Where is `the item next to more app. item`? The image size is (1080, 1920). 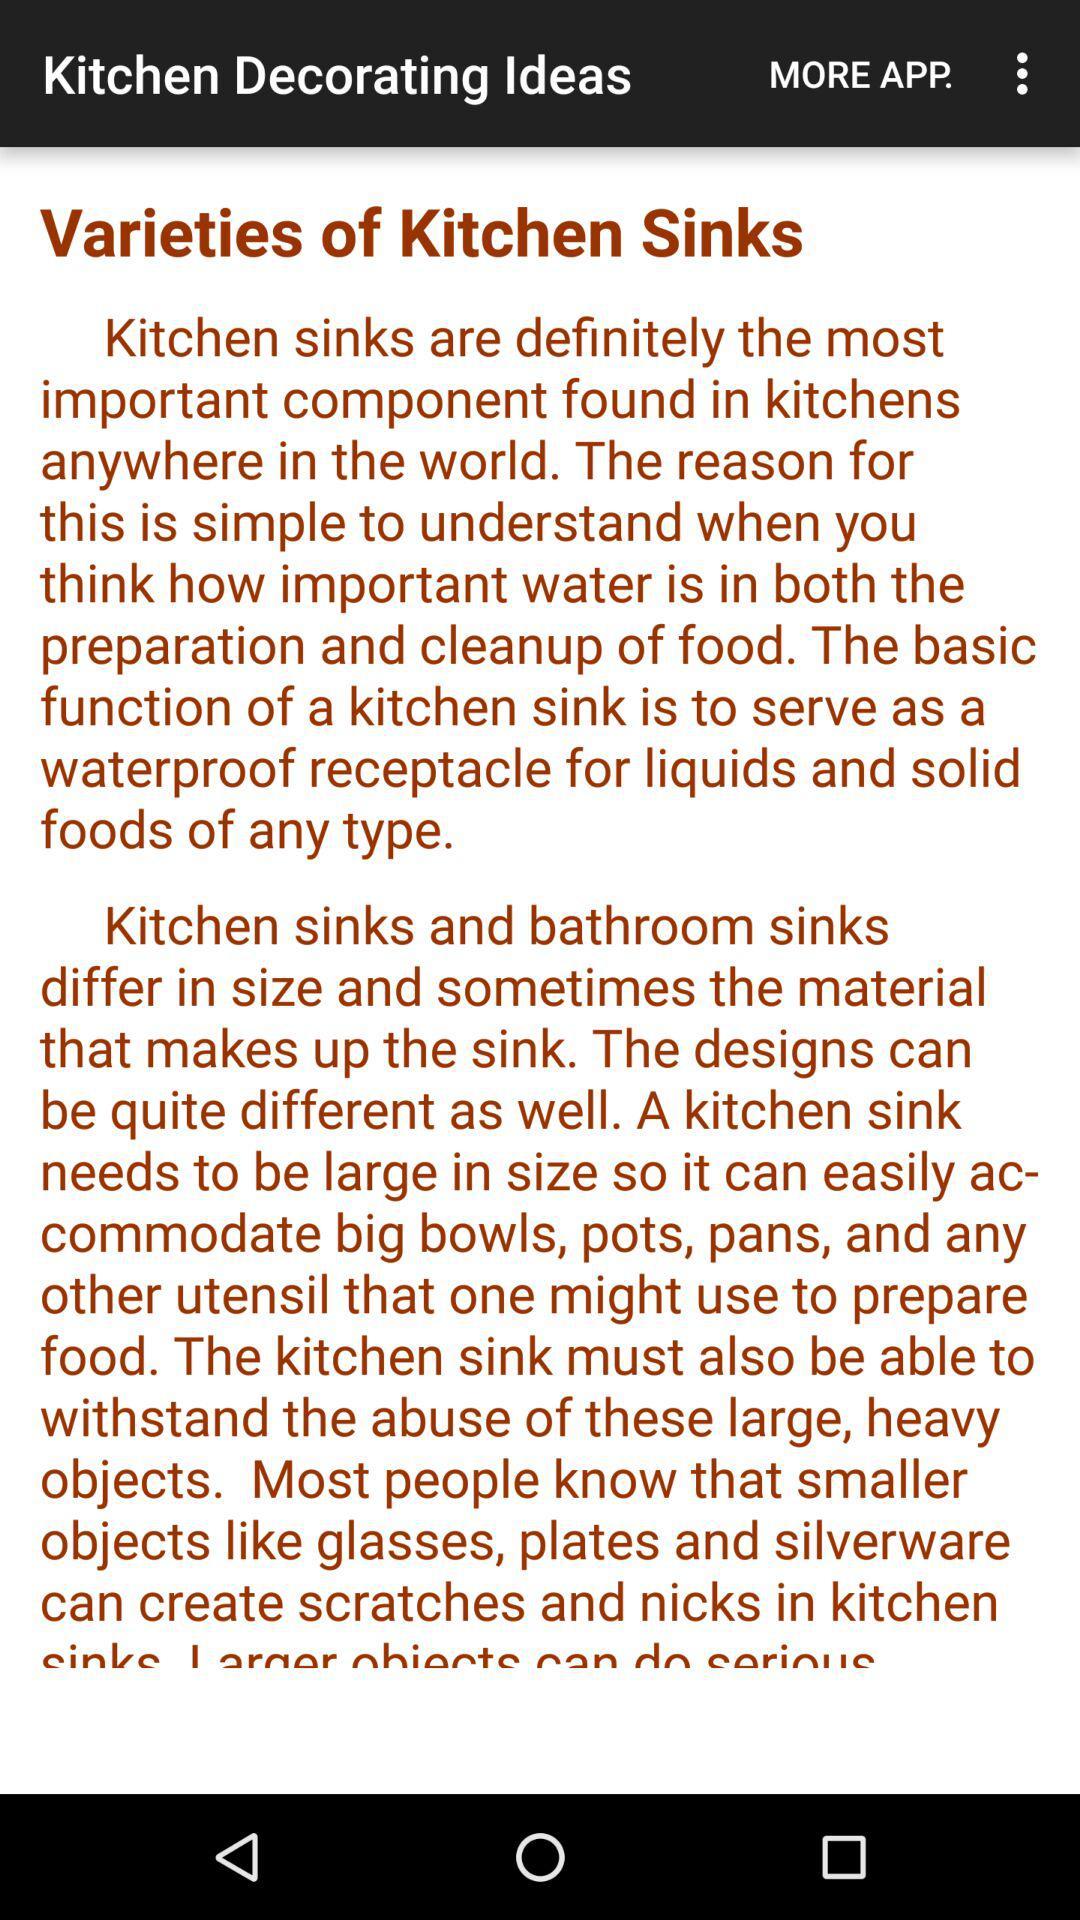
the item next to more app. item is located at coordinates (1027, 73).